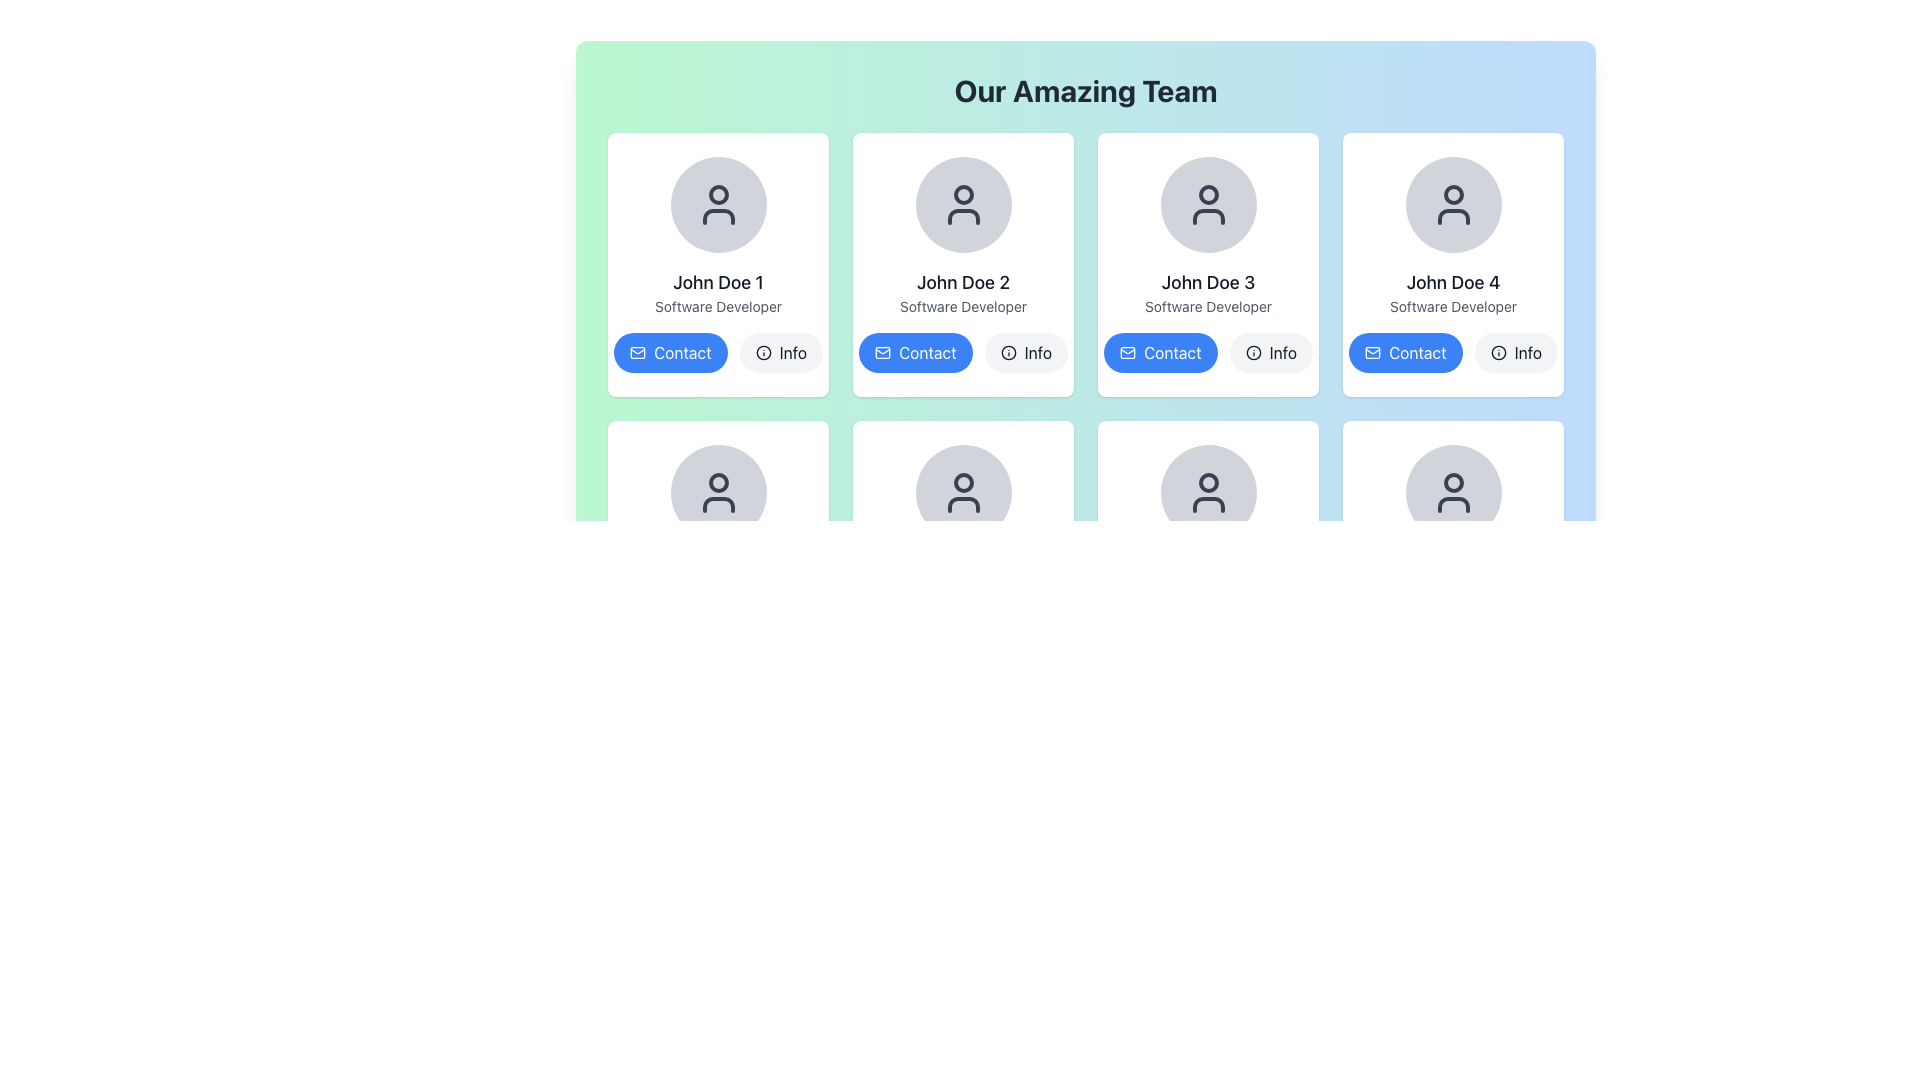  I want to click on the envelope icon within the 'Contact' button under the profile of 'John Doe 1' to invoke the contact feature, so click(637, 352).